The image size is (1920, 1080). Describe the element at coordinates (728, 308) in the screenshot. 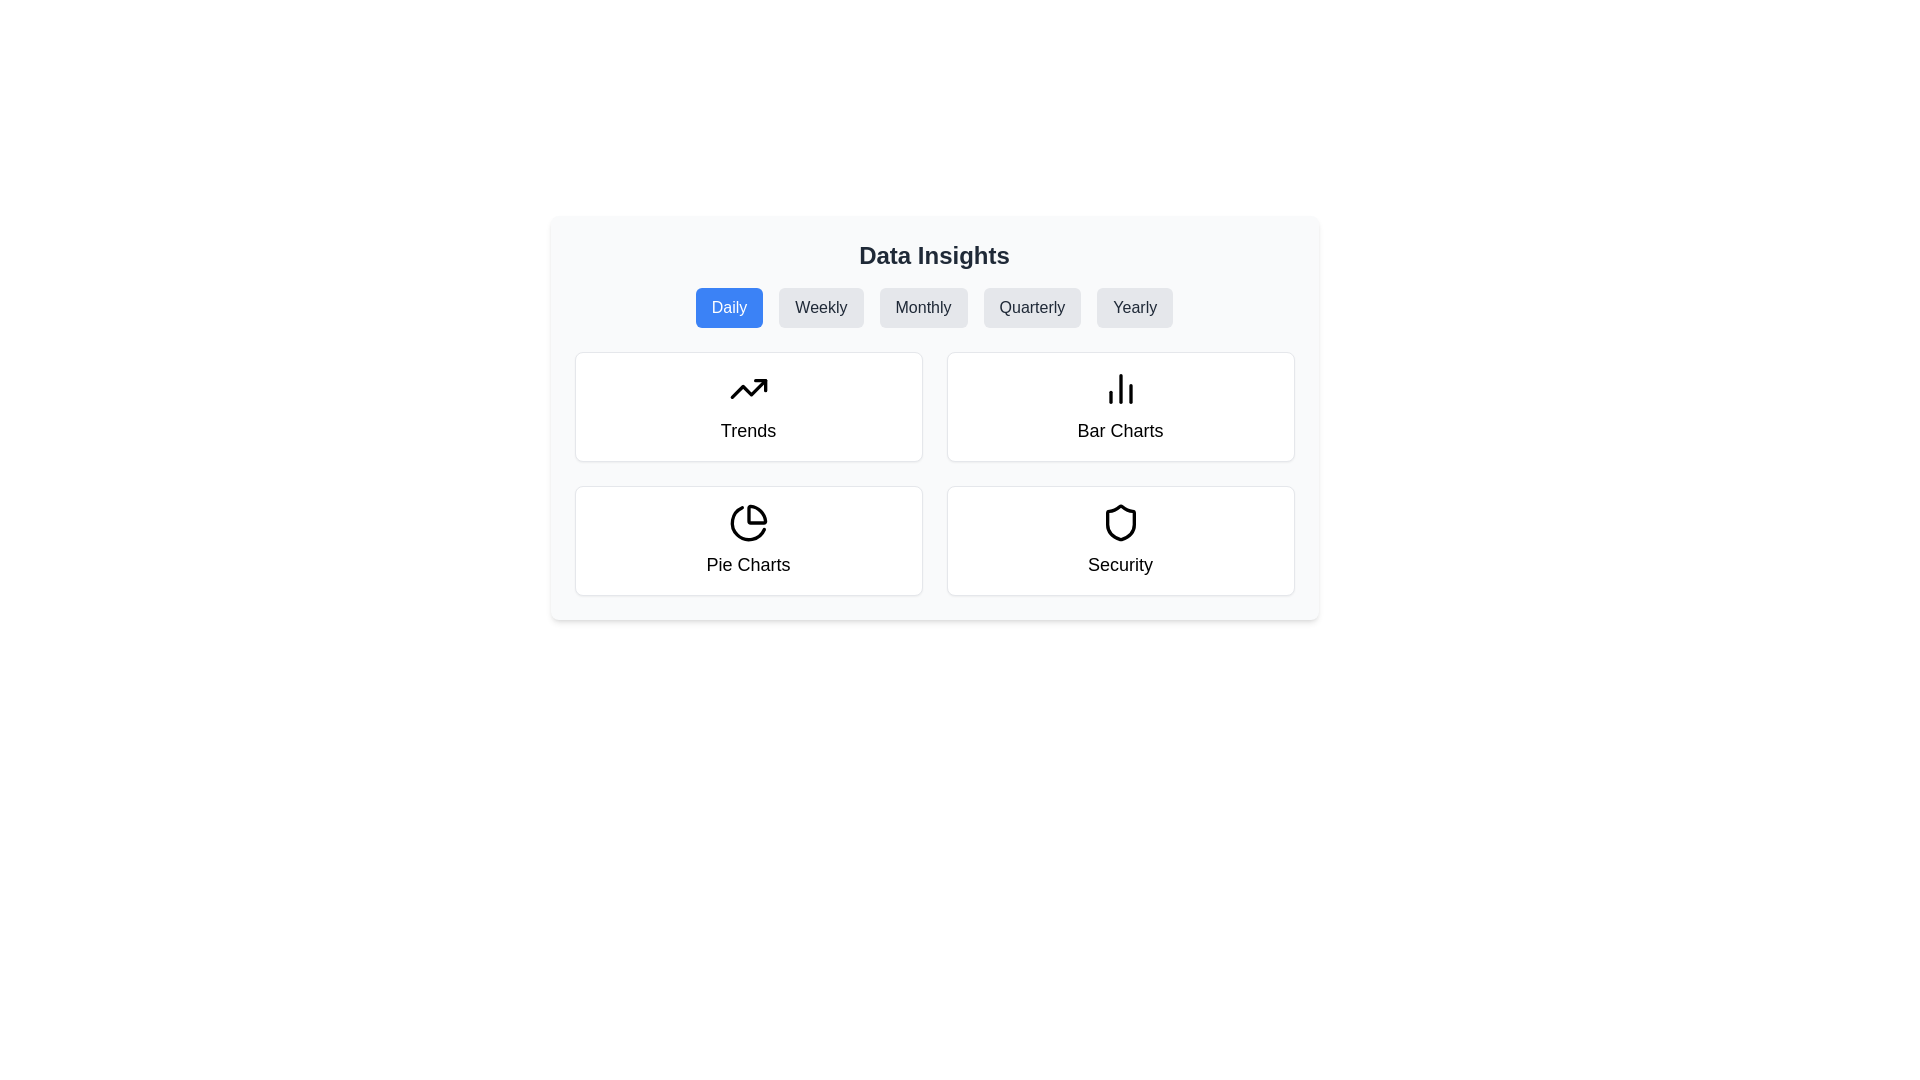

I see `the 'Daily' button` at that location.